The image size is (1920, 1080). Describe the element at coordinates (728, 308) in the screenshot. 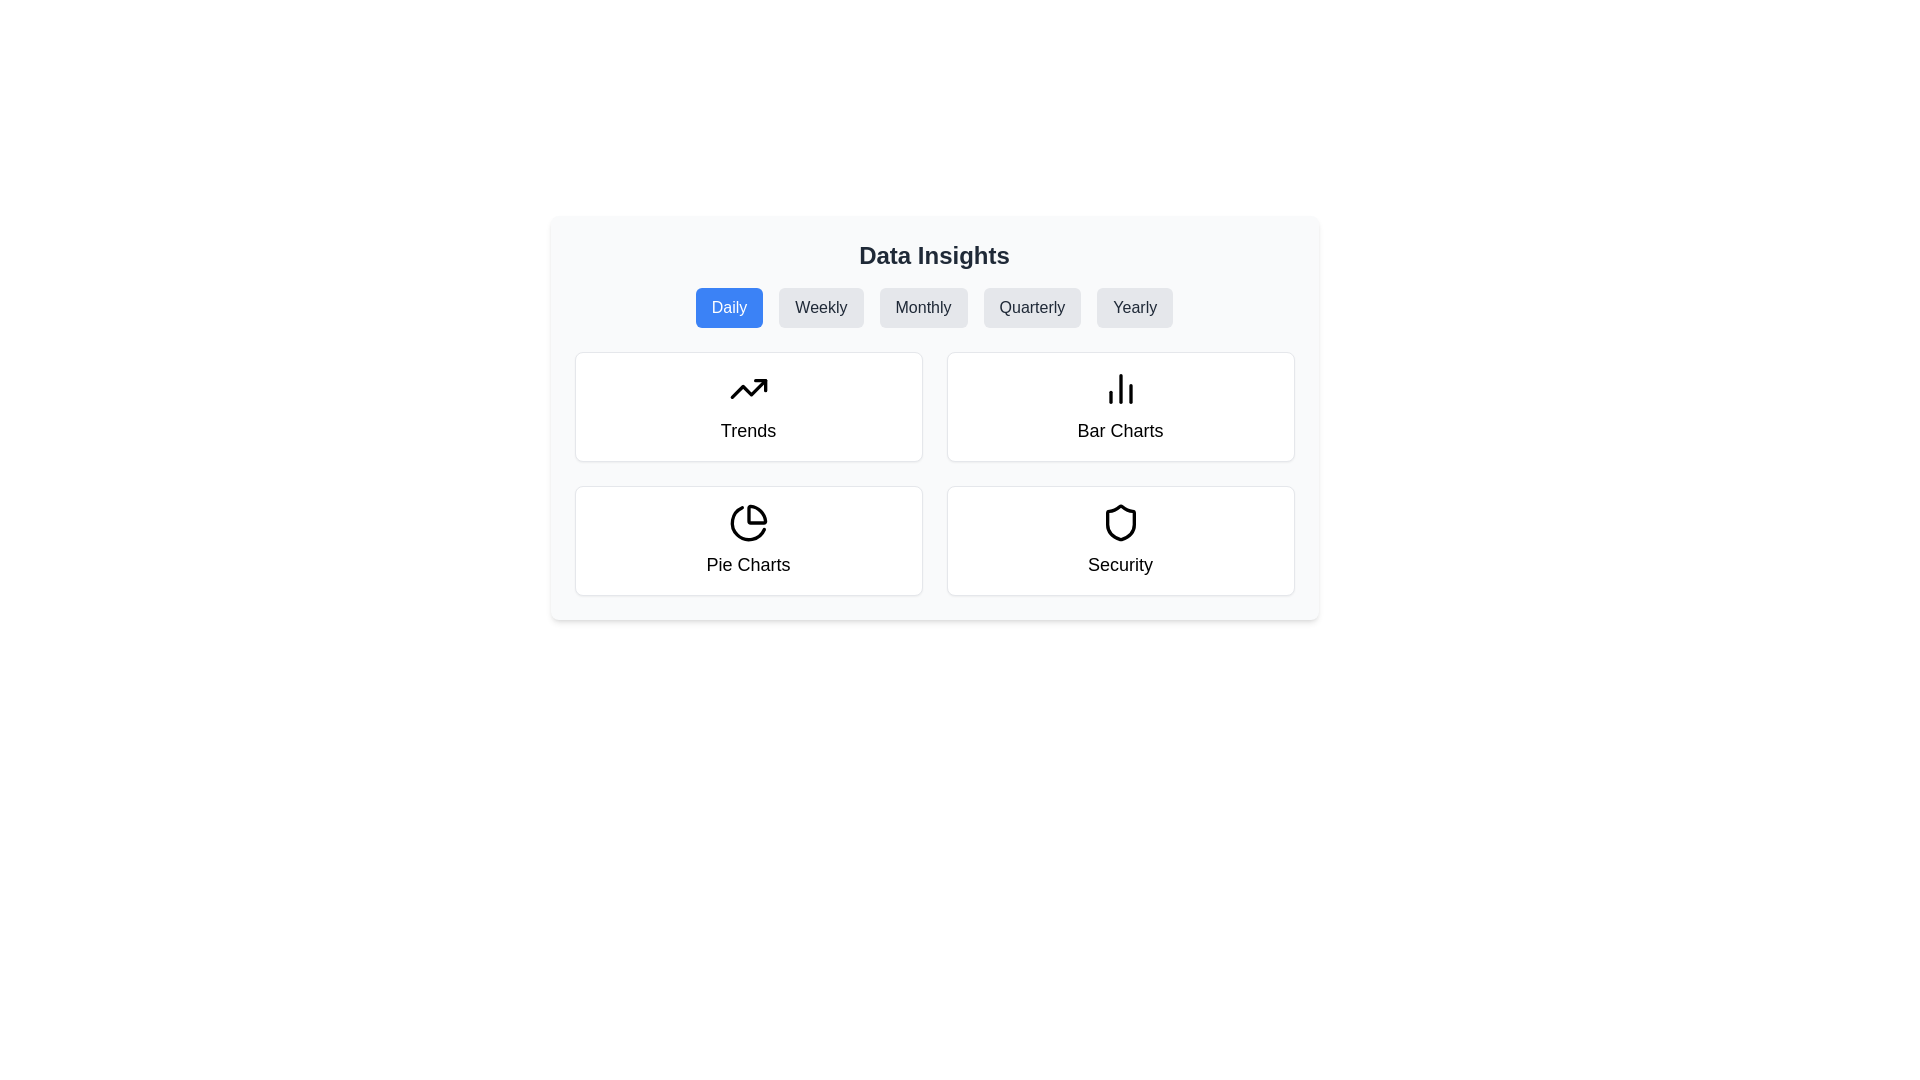

I see `the 'Daily' button` at that location.